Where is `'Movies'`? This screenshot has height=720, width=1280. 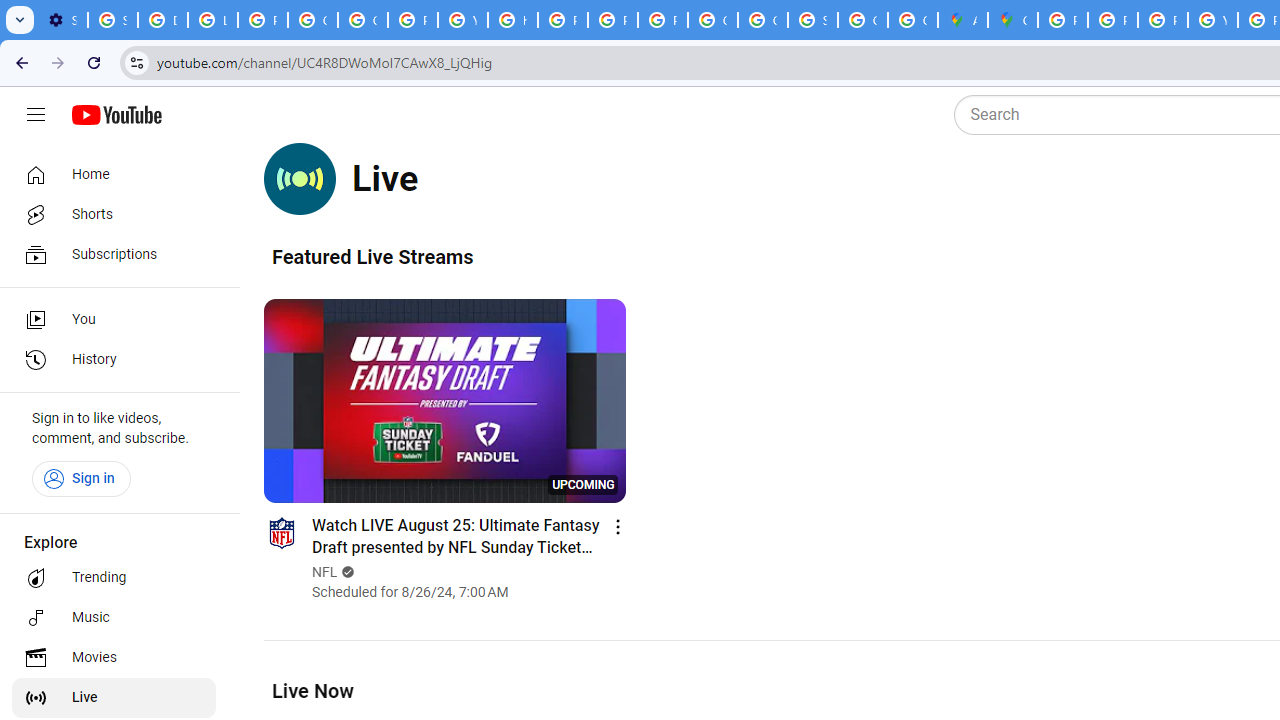 'Movies' is located at coordinates (112, 658).